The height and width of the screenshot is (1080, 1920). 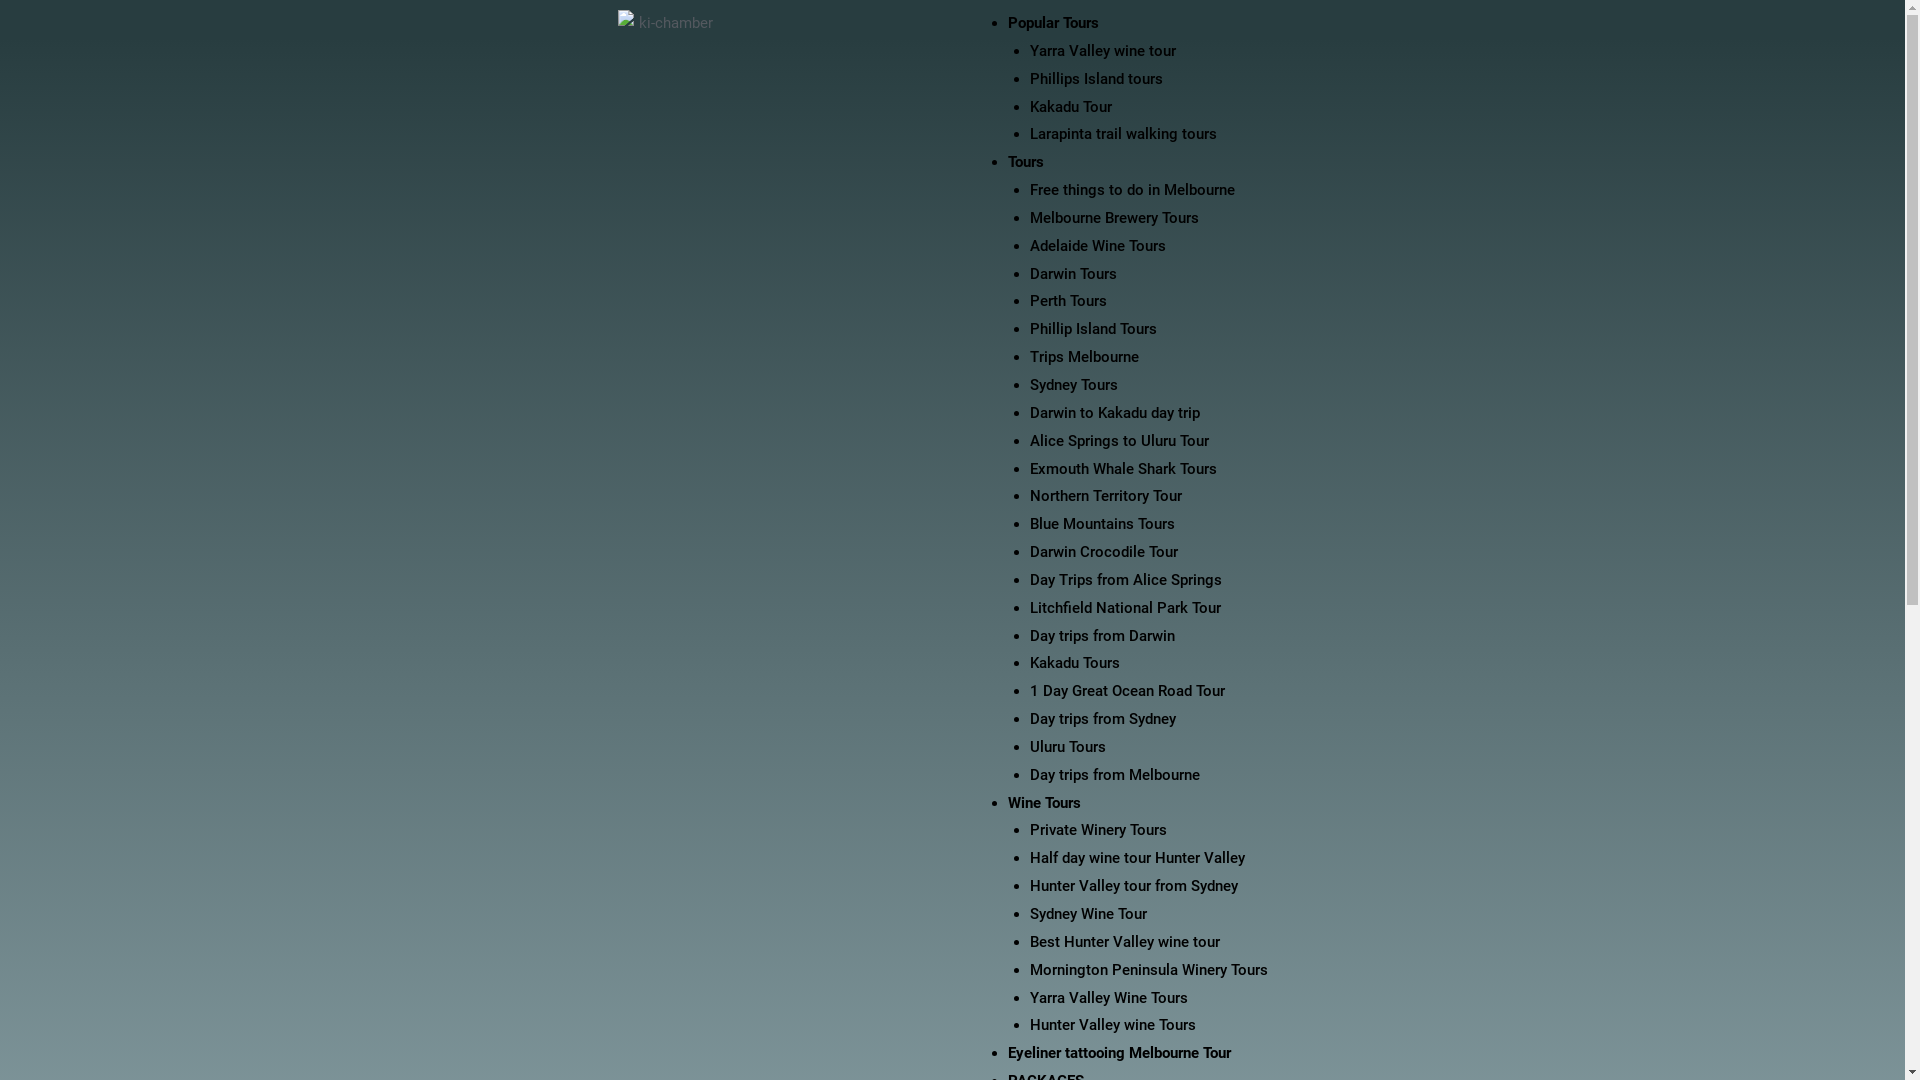 What do you see at coordinates (1101, 636) in the screenshot?
I see `'Day trips from Darwin'` at bounding box center [1101, 636].